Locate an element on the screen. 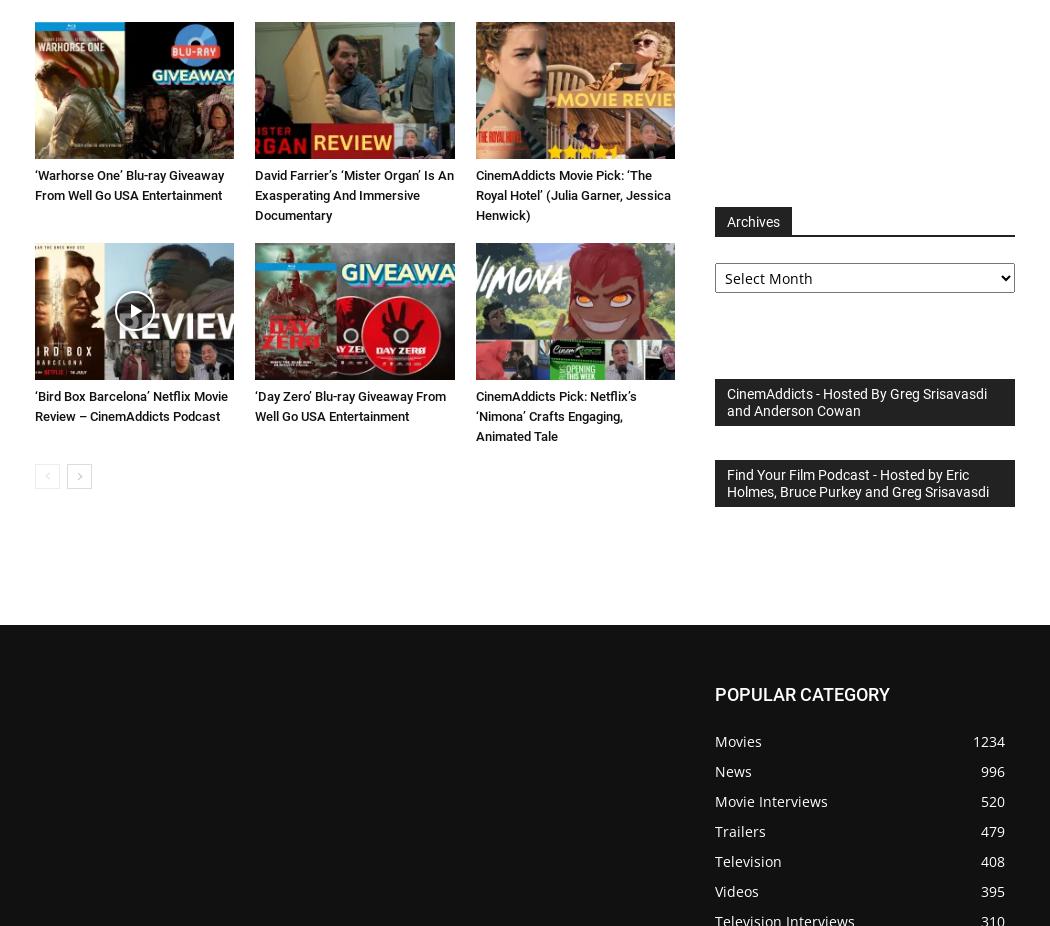 This screenshot has width=1050, height=926. '‘Warhorse One’ Blu-ray Giveaway From Well Go USA Entertainment' is located at coordinates (128, 183).